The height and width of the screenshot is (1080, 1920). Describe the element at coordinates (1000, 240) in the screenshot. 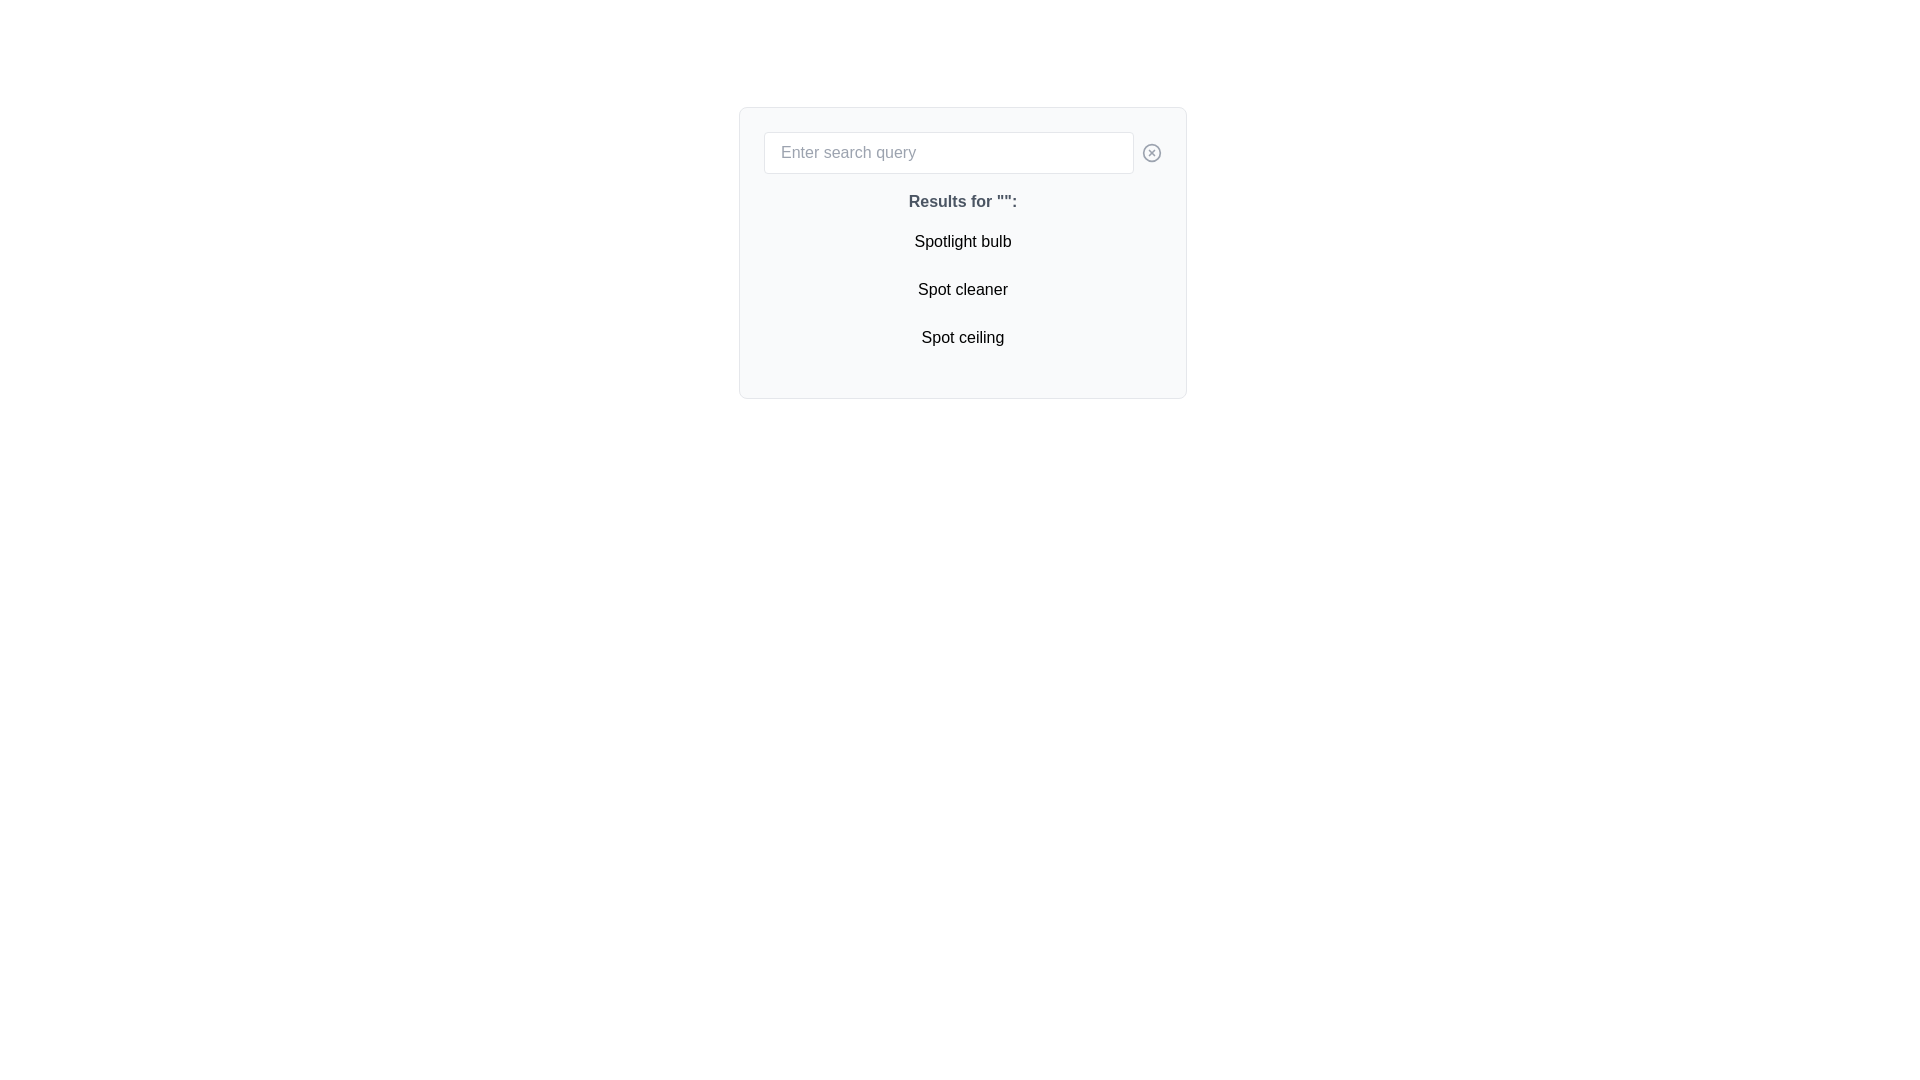

I see `the lowercase letter 'l' in the word 'bulb' of the phrase 'Spotlight bulb', which appears under the bold text 'Results for ""'` at that location.